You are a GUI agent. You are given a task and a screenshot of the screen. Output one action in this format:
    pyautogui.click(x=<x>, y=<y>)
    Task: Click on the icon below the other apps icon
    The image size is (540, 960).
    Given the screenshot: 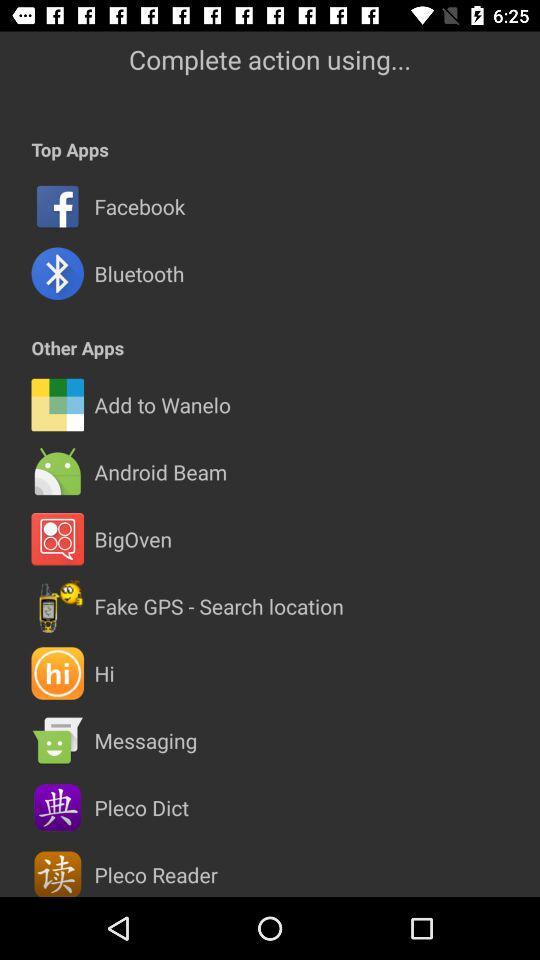 What is the action you would take?
    pyautogui.click(x=270, y=370)
    